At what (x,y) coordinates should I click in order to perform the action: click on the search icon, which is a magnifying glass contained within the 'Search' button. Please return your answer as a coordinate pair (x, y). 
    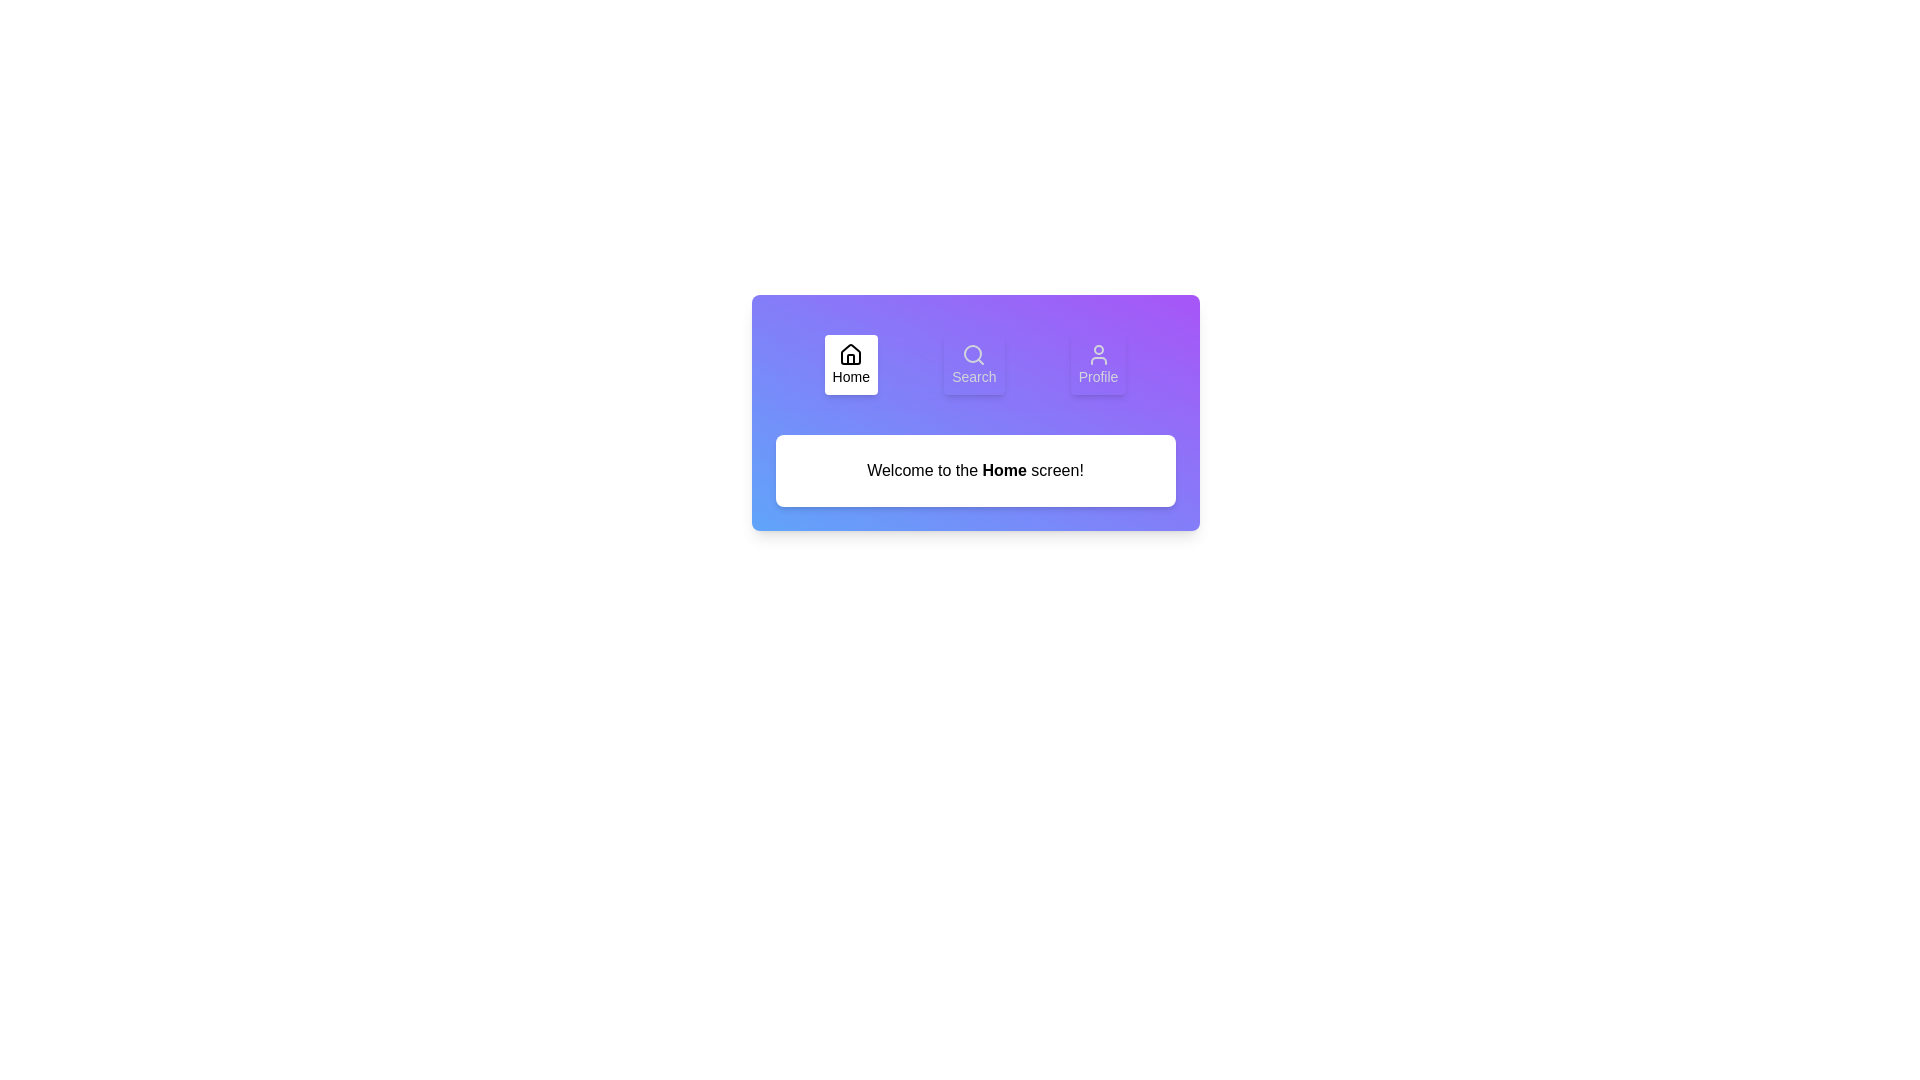
    Looking at the image, I should click on (974, 353).